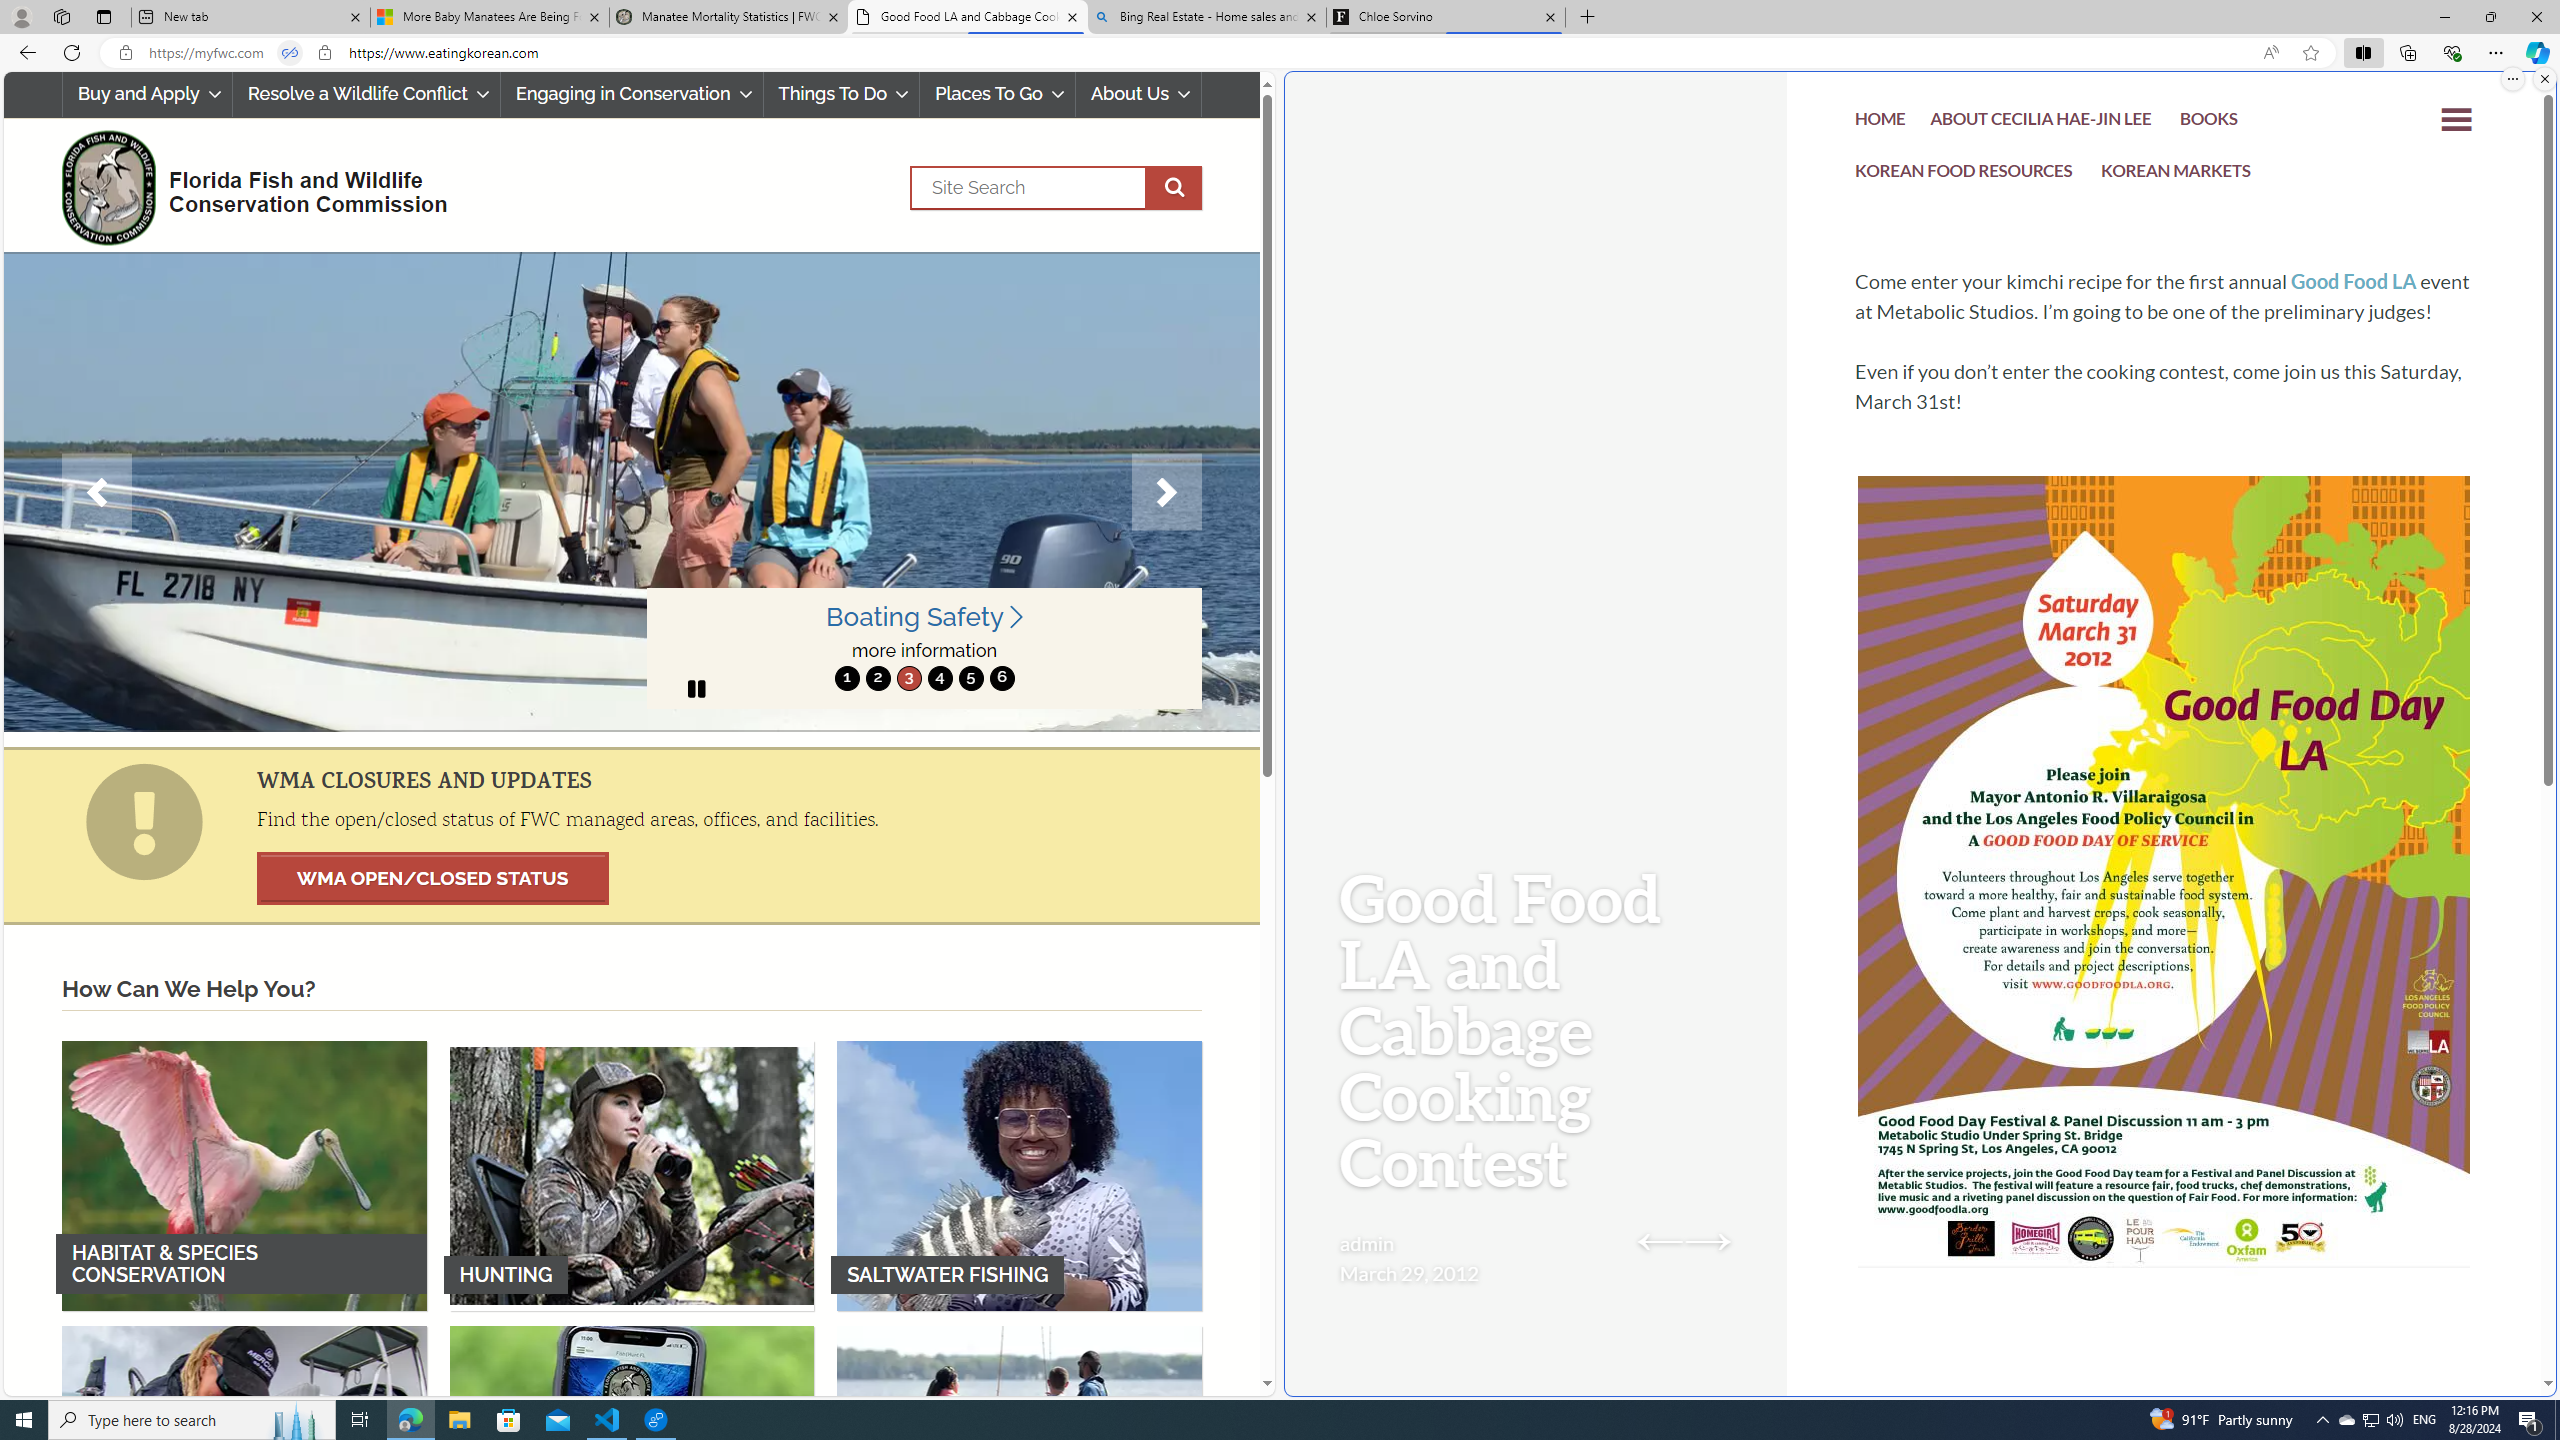 Image resolution: width=2560 pixels, height=1440 pixels. I want to click on 'Next', so click(1166, 491).